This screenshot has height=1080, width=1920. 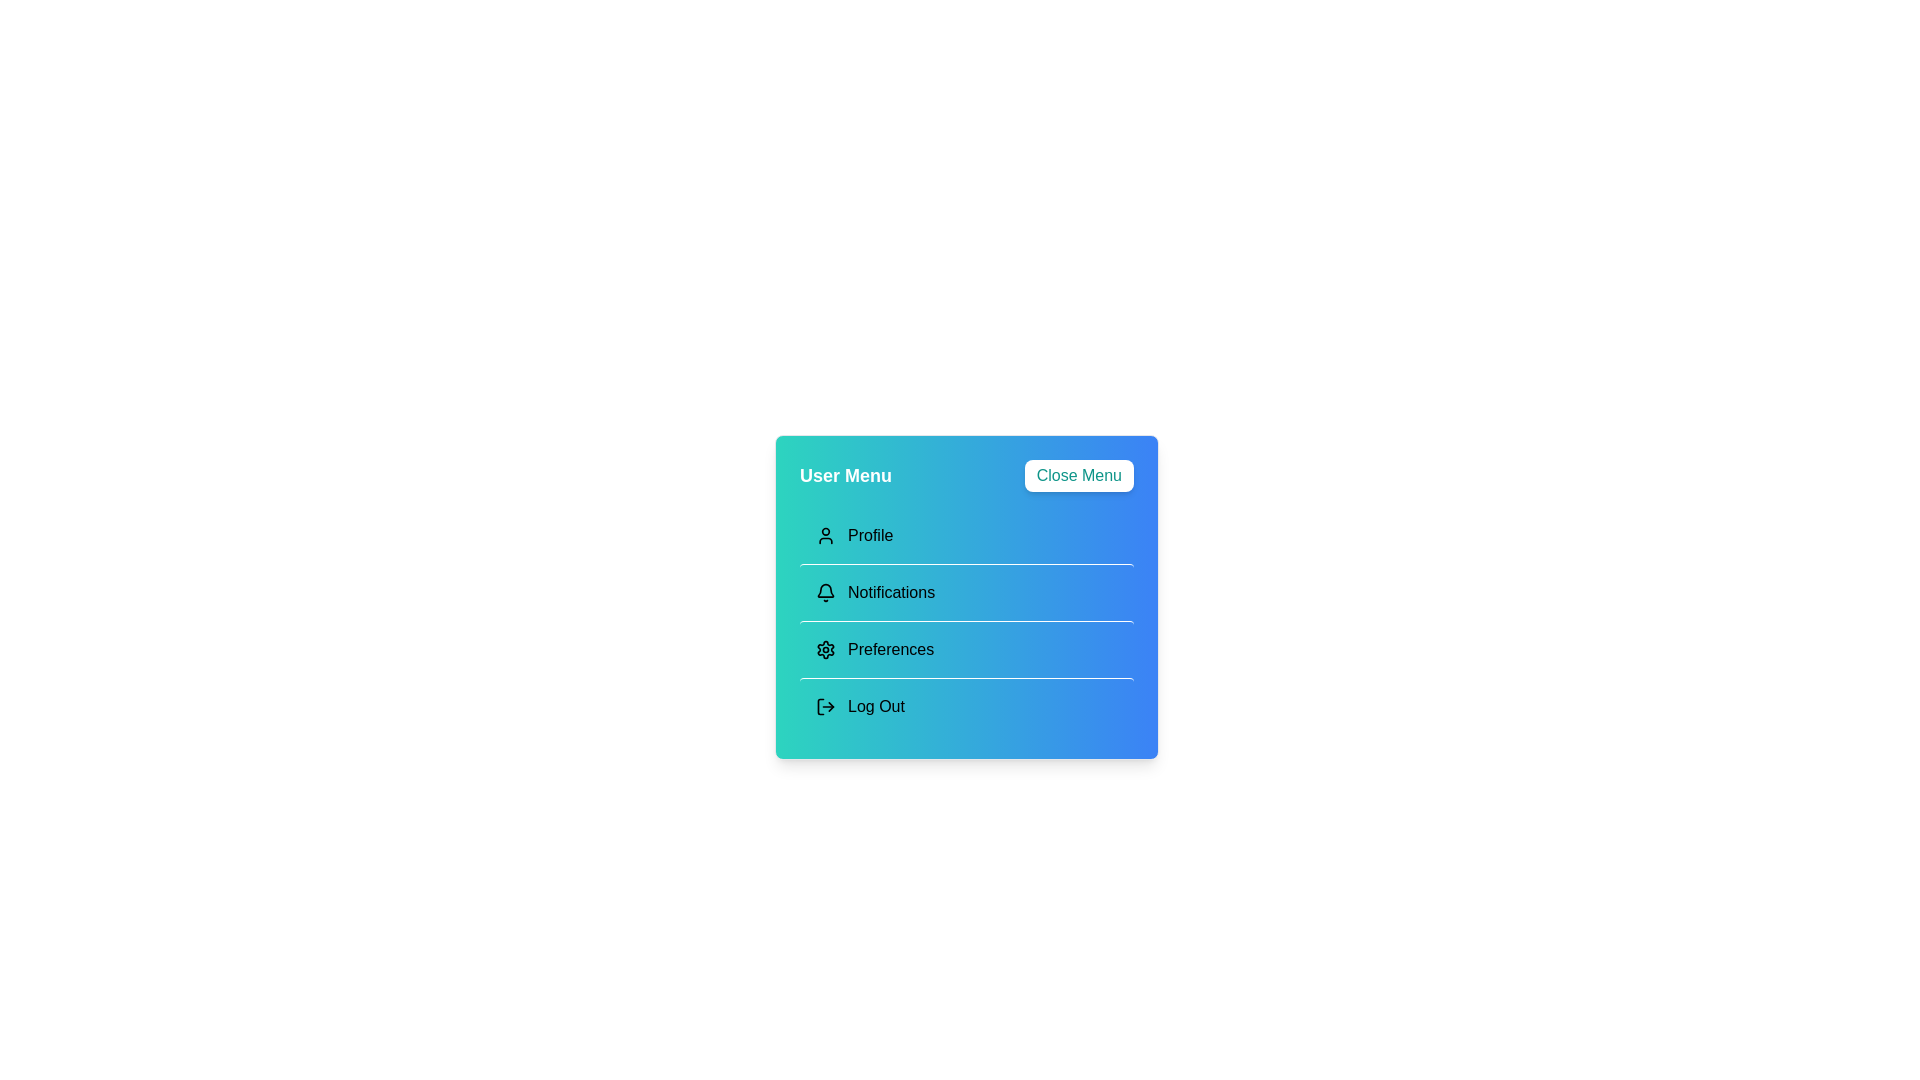 I want to click on the menu option Preferences by clicking on its corresponding area, so click(x=966, y=649).